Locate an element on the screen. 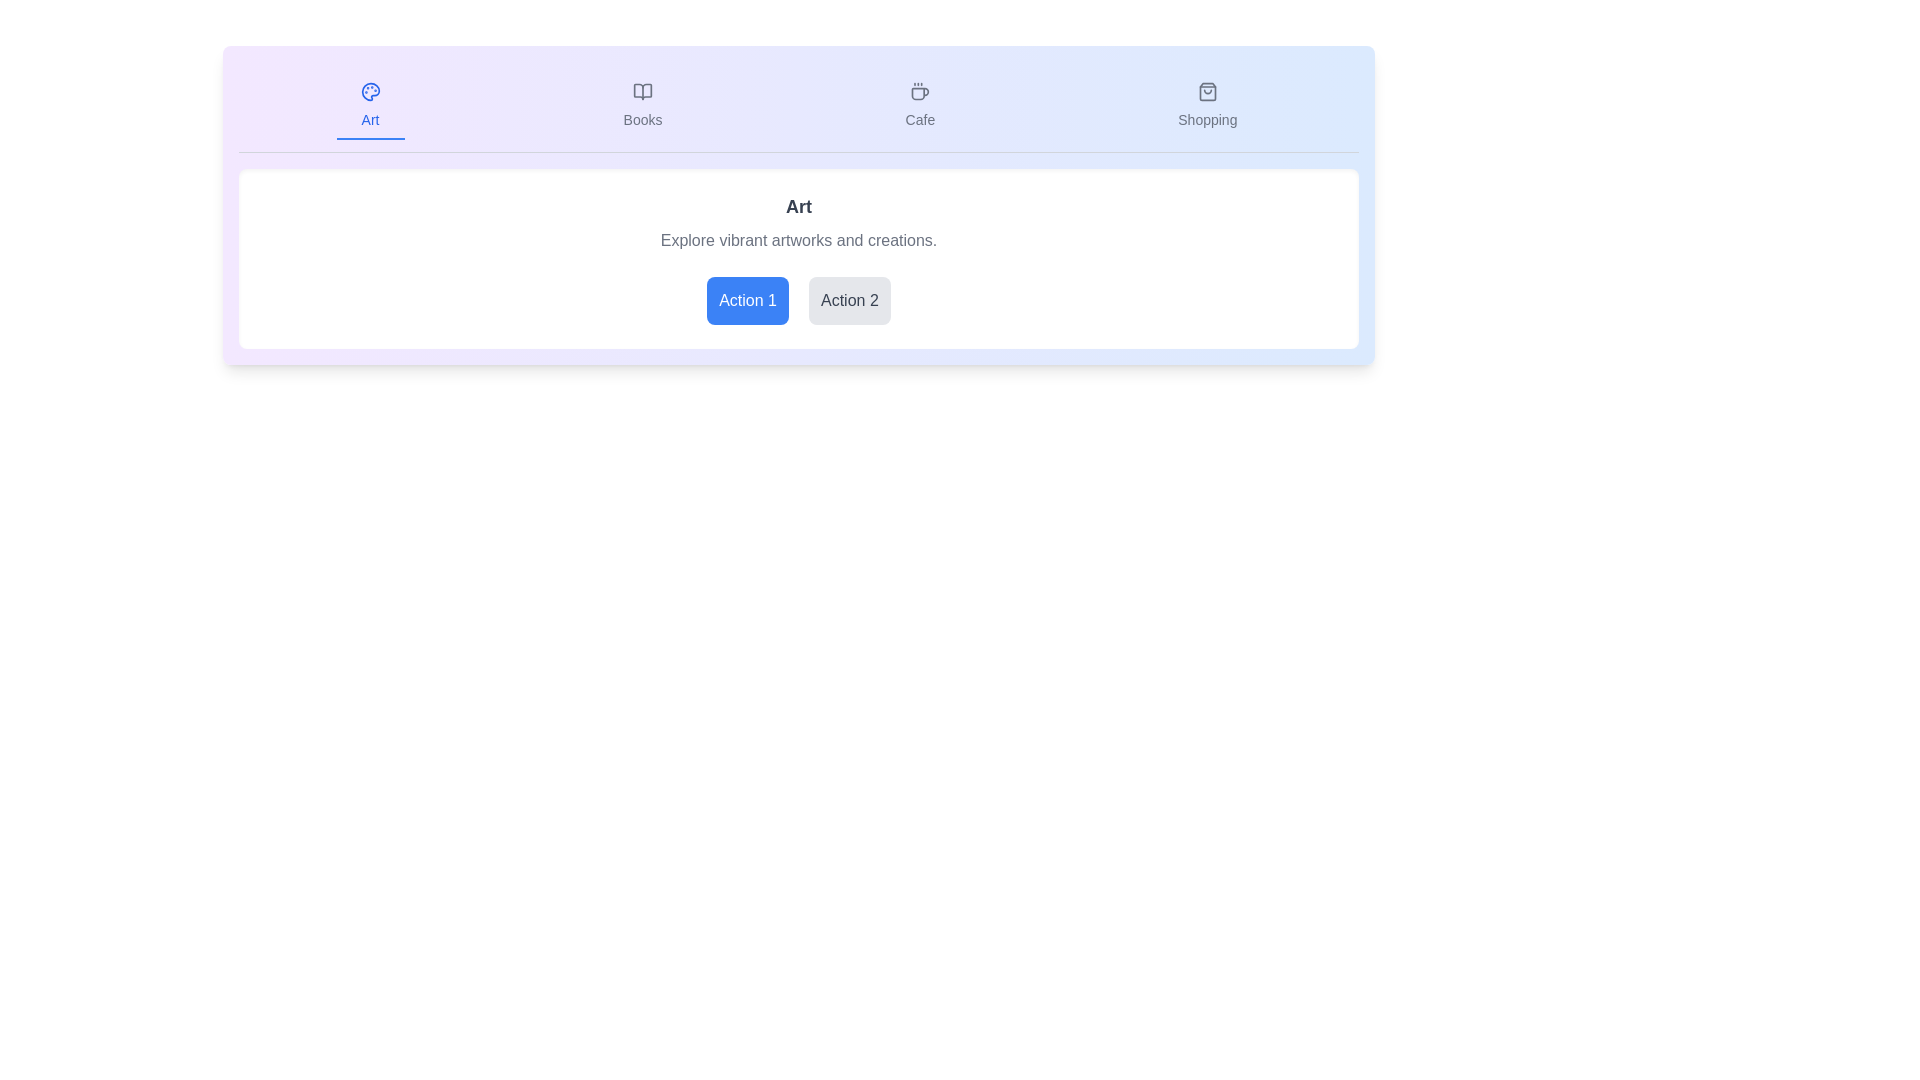  the text 'Explore vibrant artworks and creations.' is located at coordinates (797, 239).